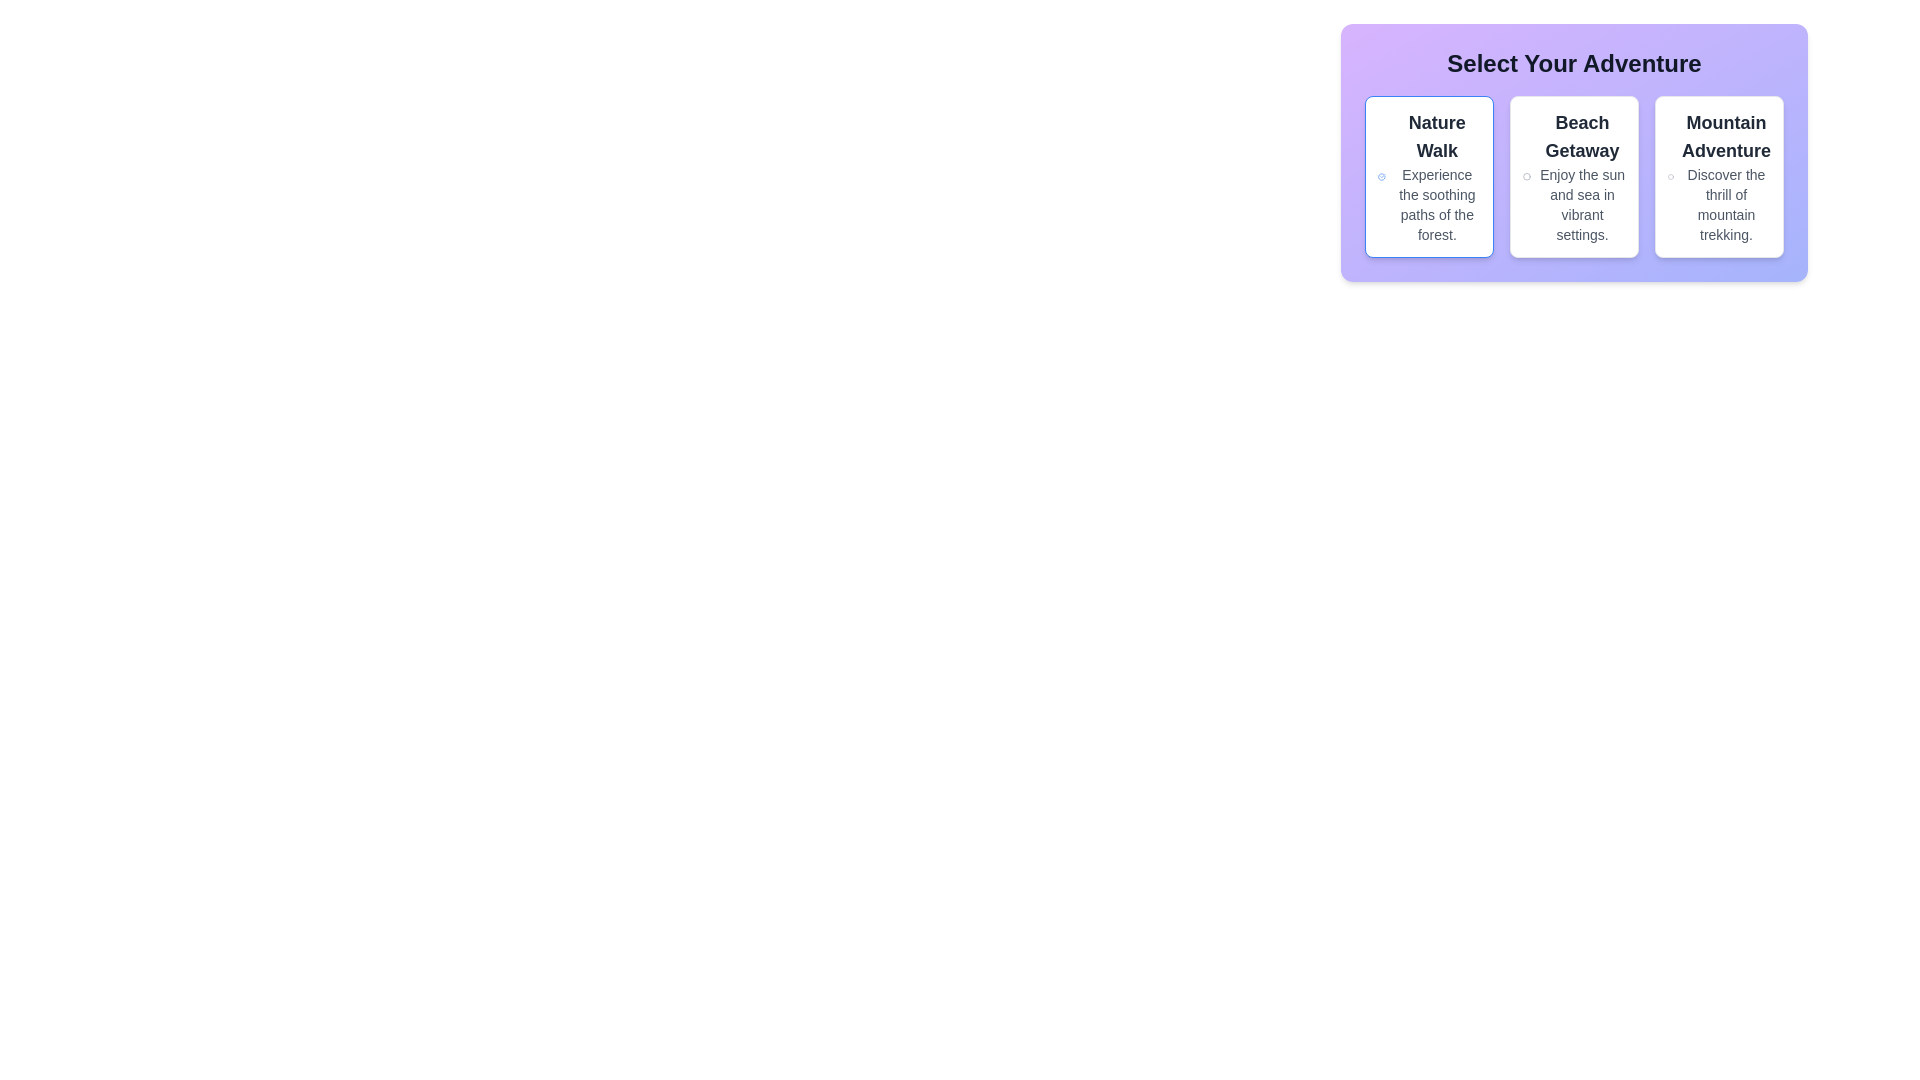 The image size is (1920, 1080). I want to click on the Text label that serves as the title or header of the first card in the upper center of the interface, so click(1436, 136).